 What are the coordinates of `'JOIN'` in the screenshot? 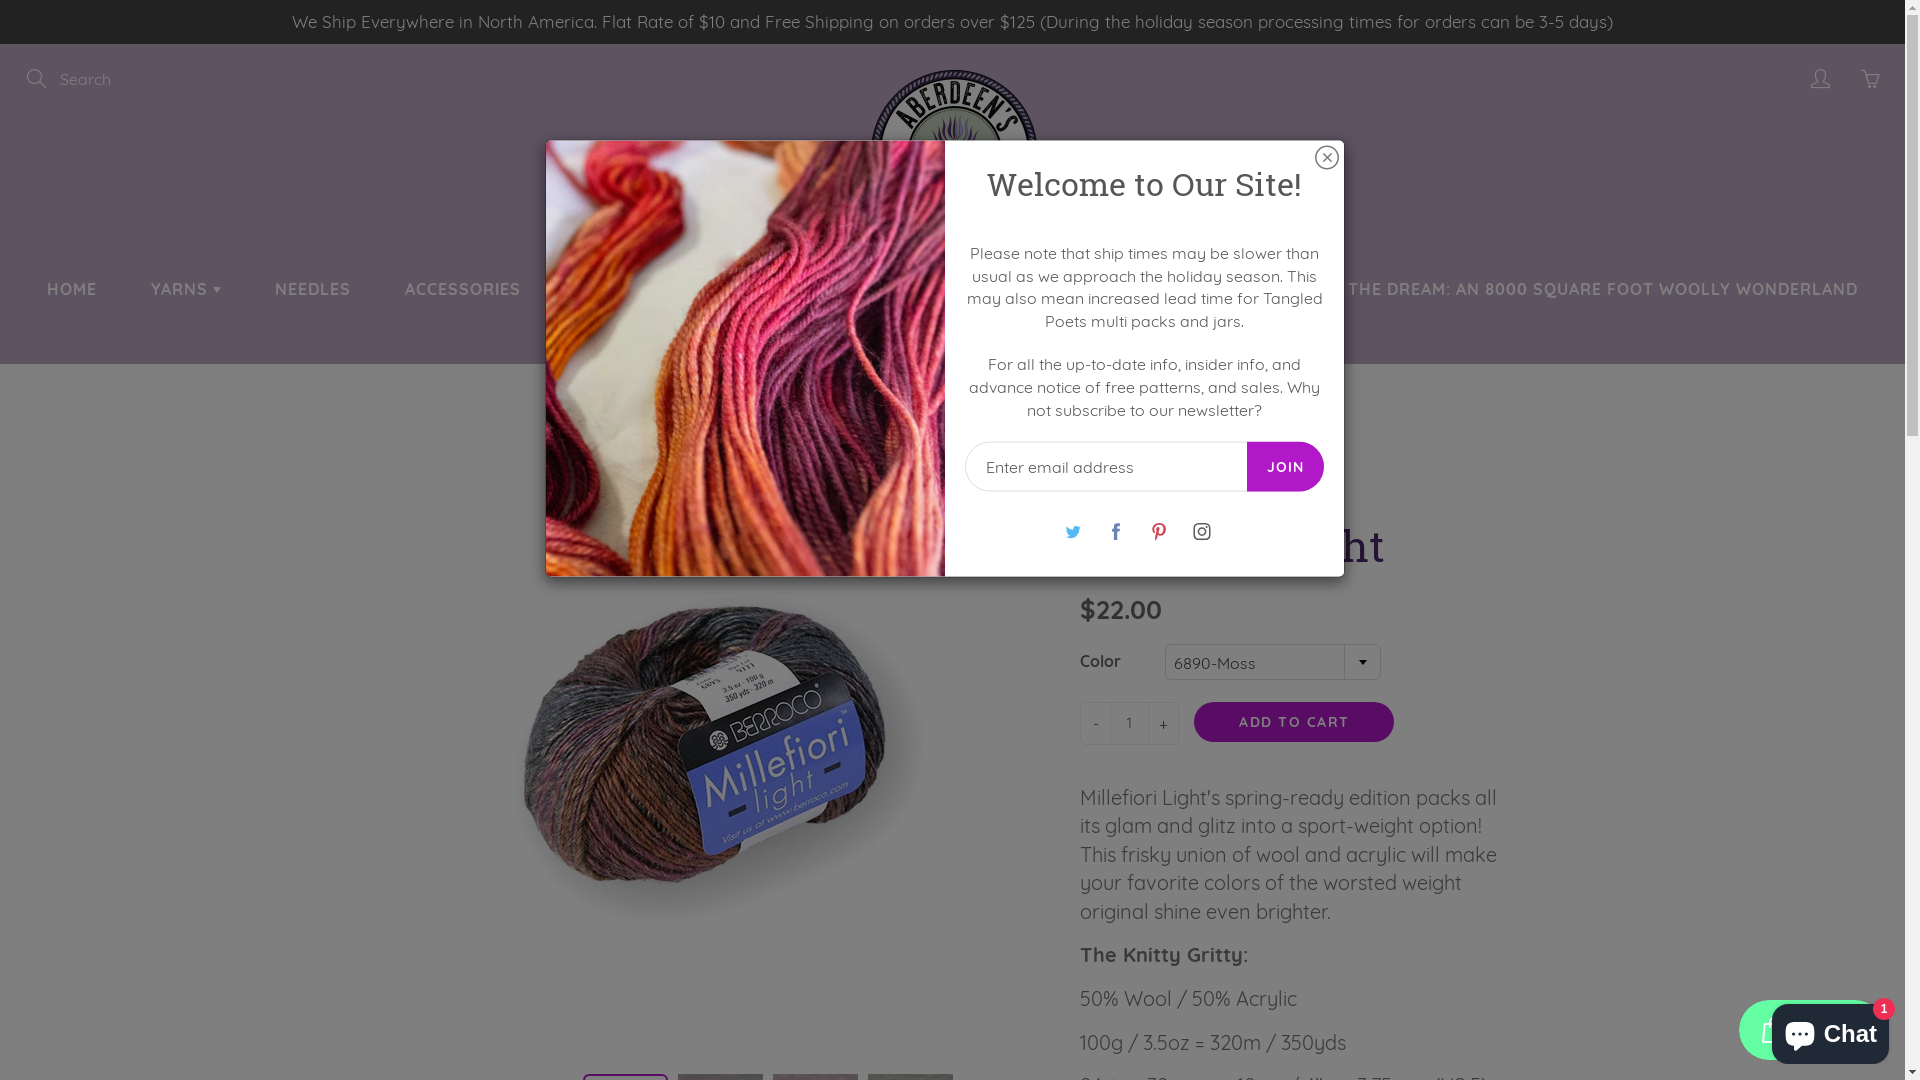 It's located at (1285, 466).